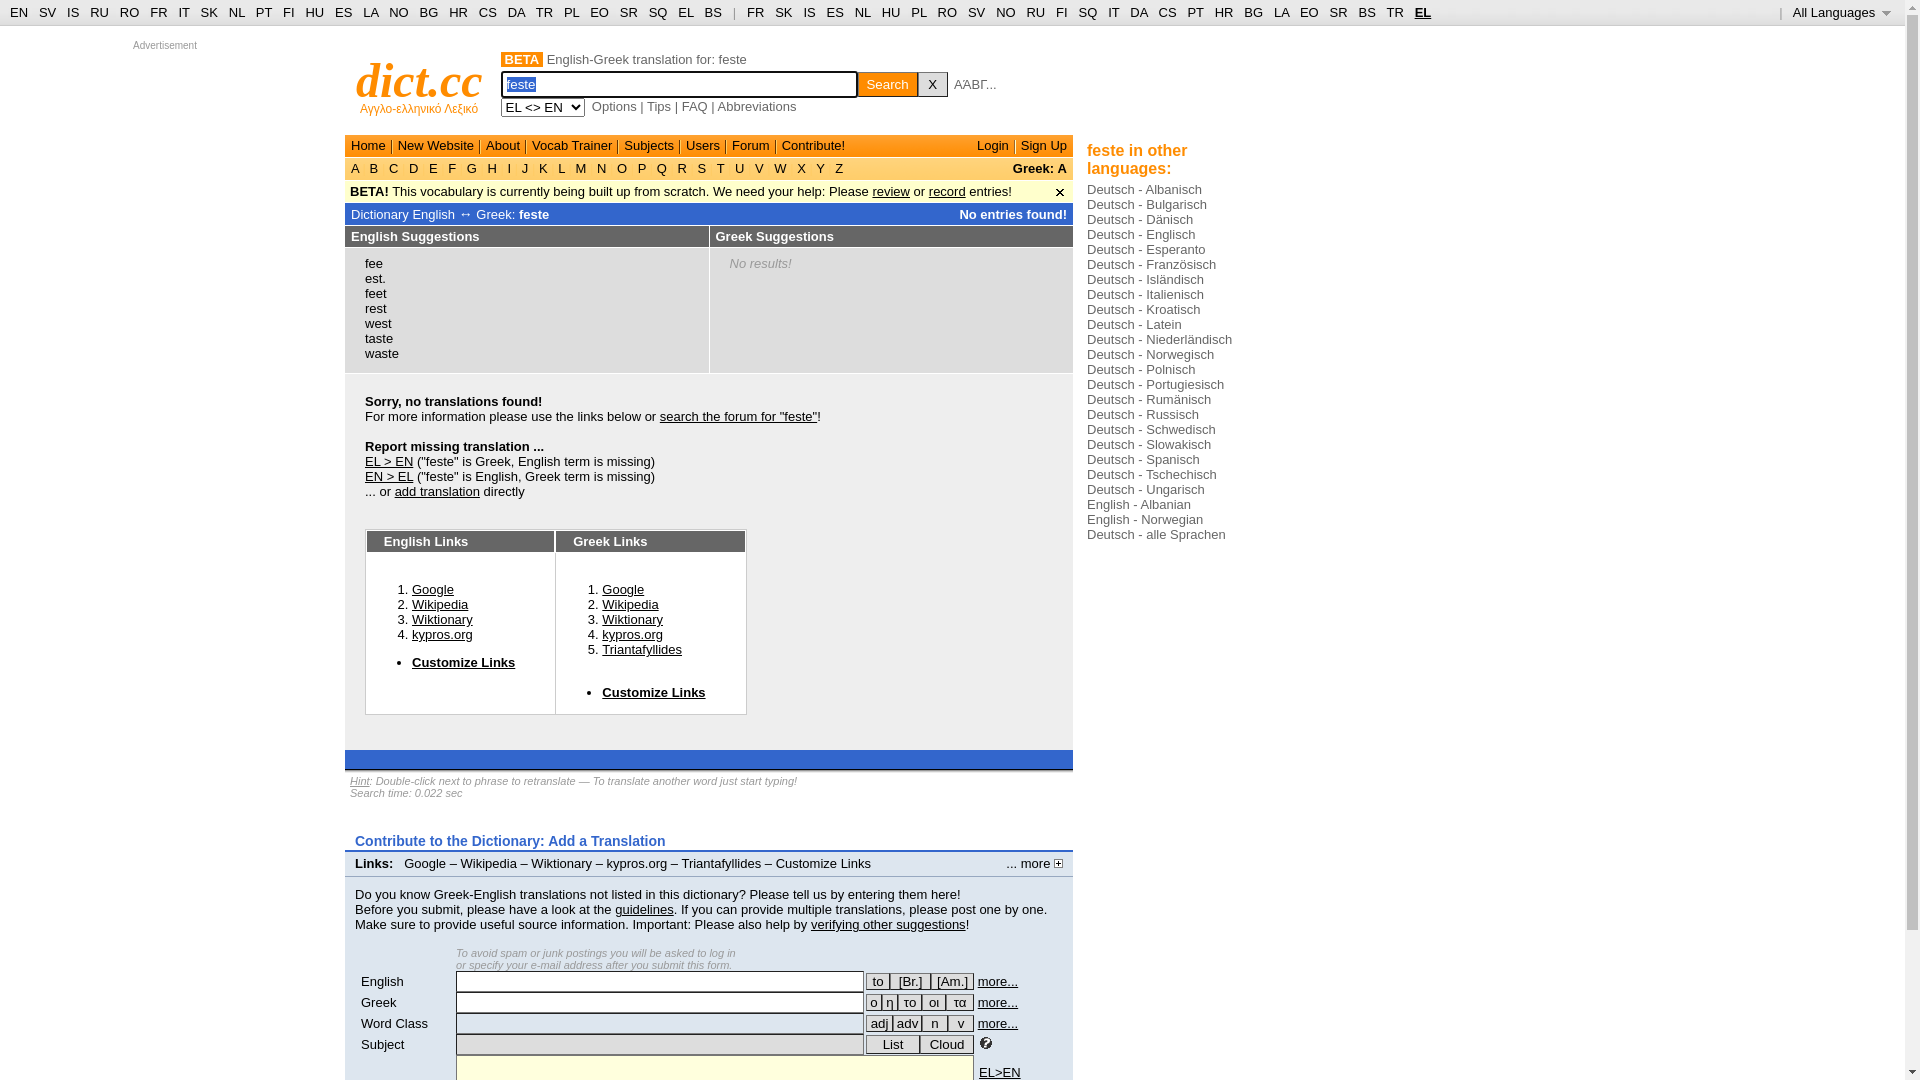 The image size is (1920, 1080). What do you see at coordinates (365, 167) in the screenshot?
I see `'B'` at bounding box center [365, 167].